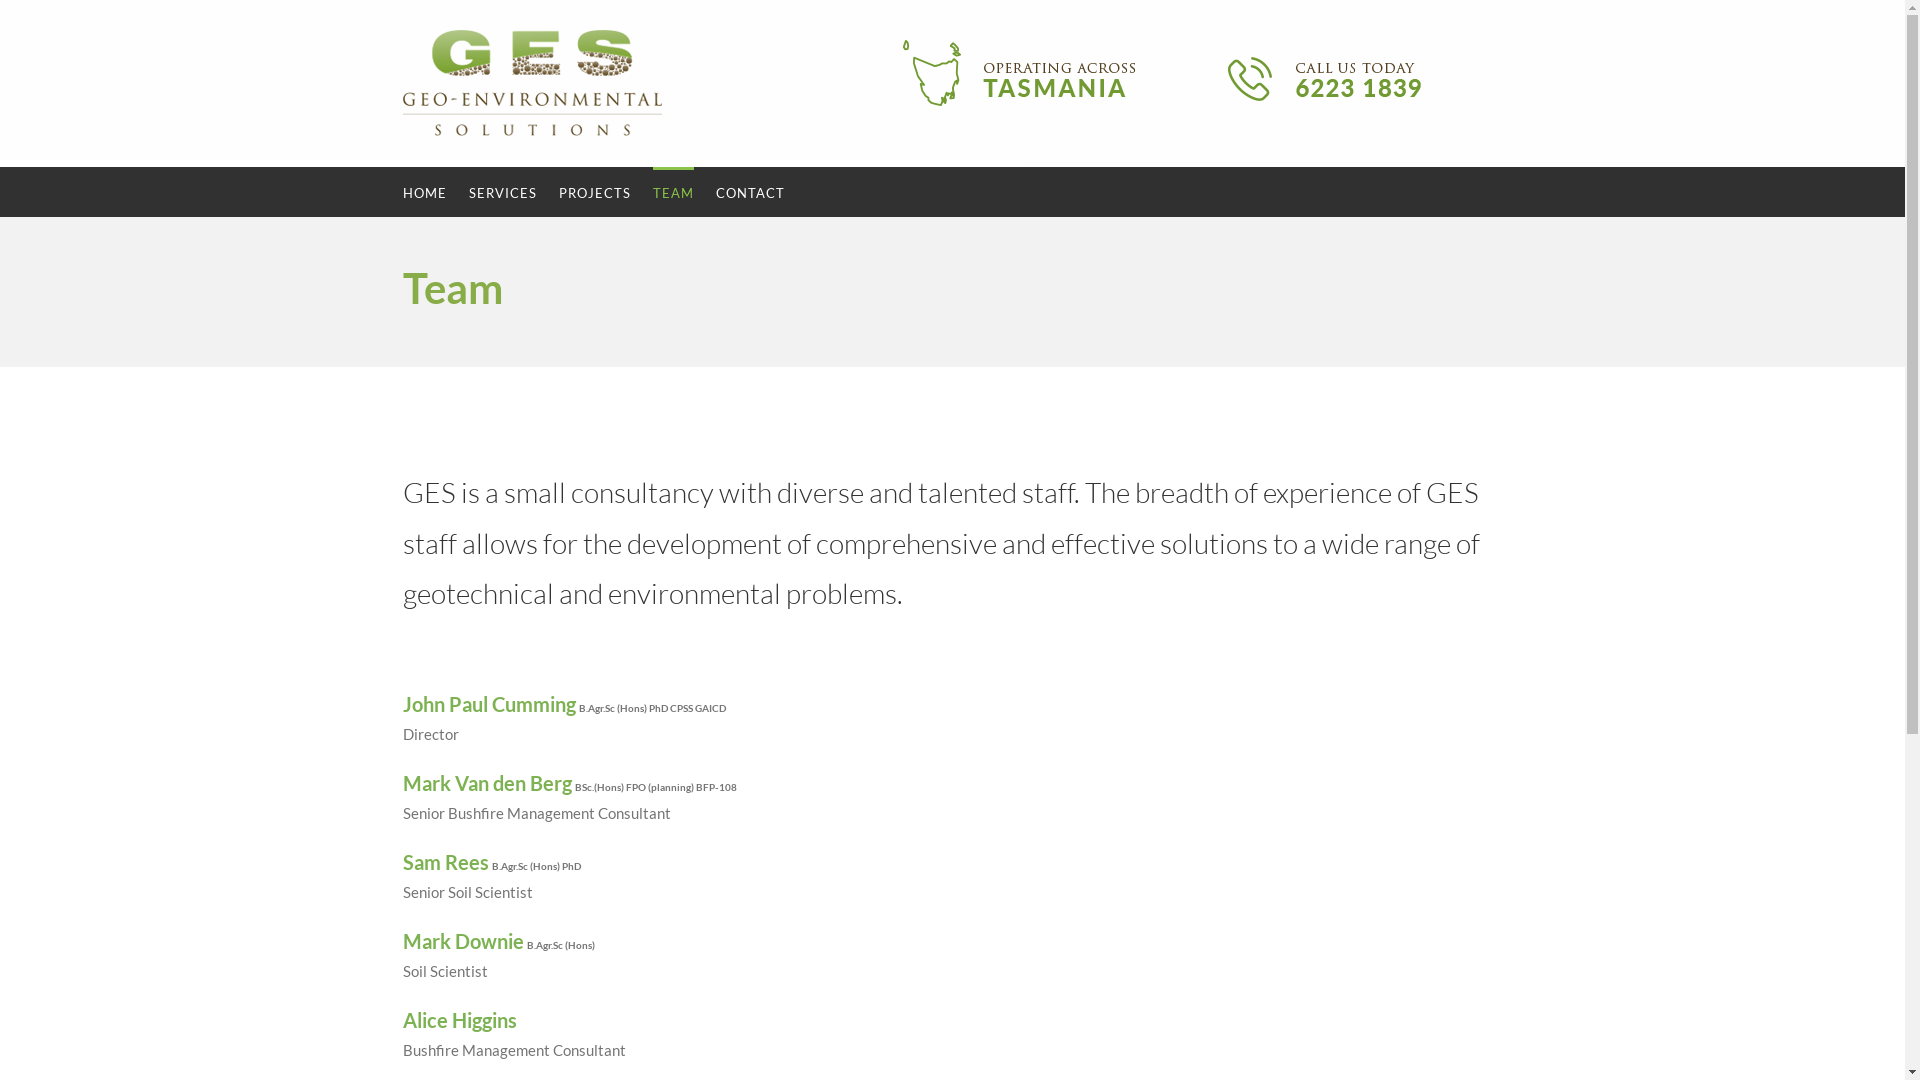 The image size is (1920, 1080). Describe the element at coordinates (422, 192) in the screenshot. I see `'HOME'` at that location.